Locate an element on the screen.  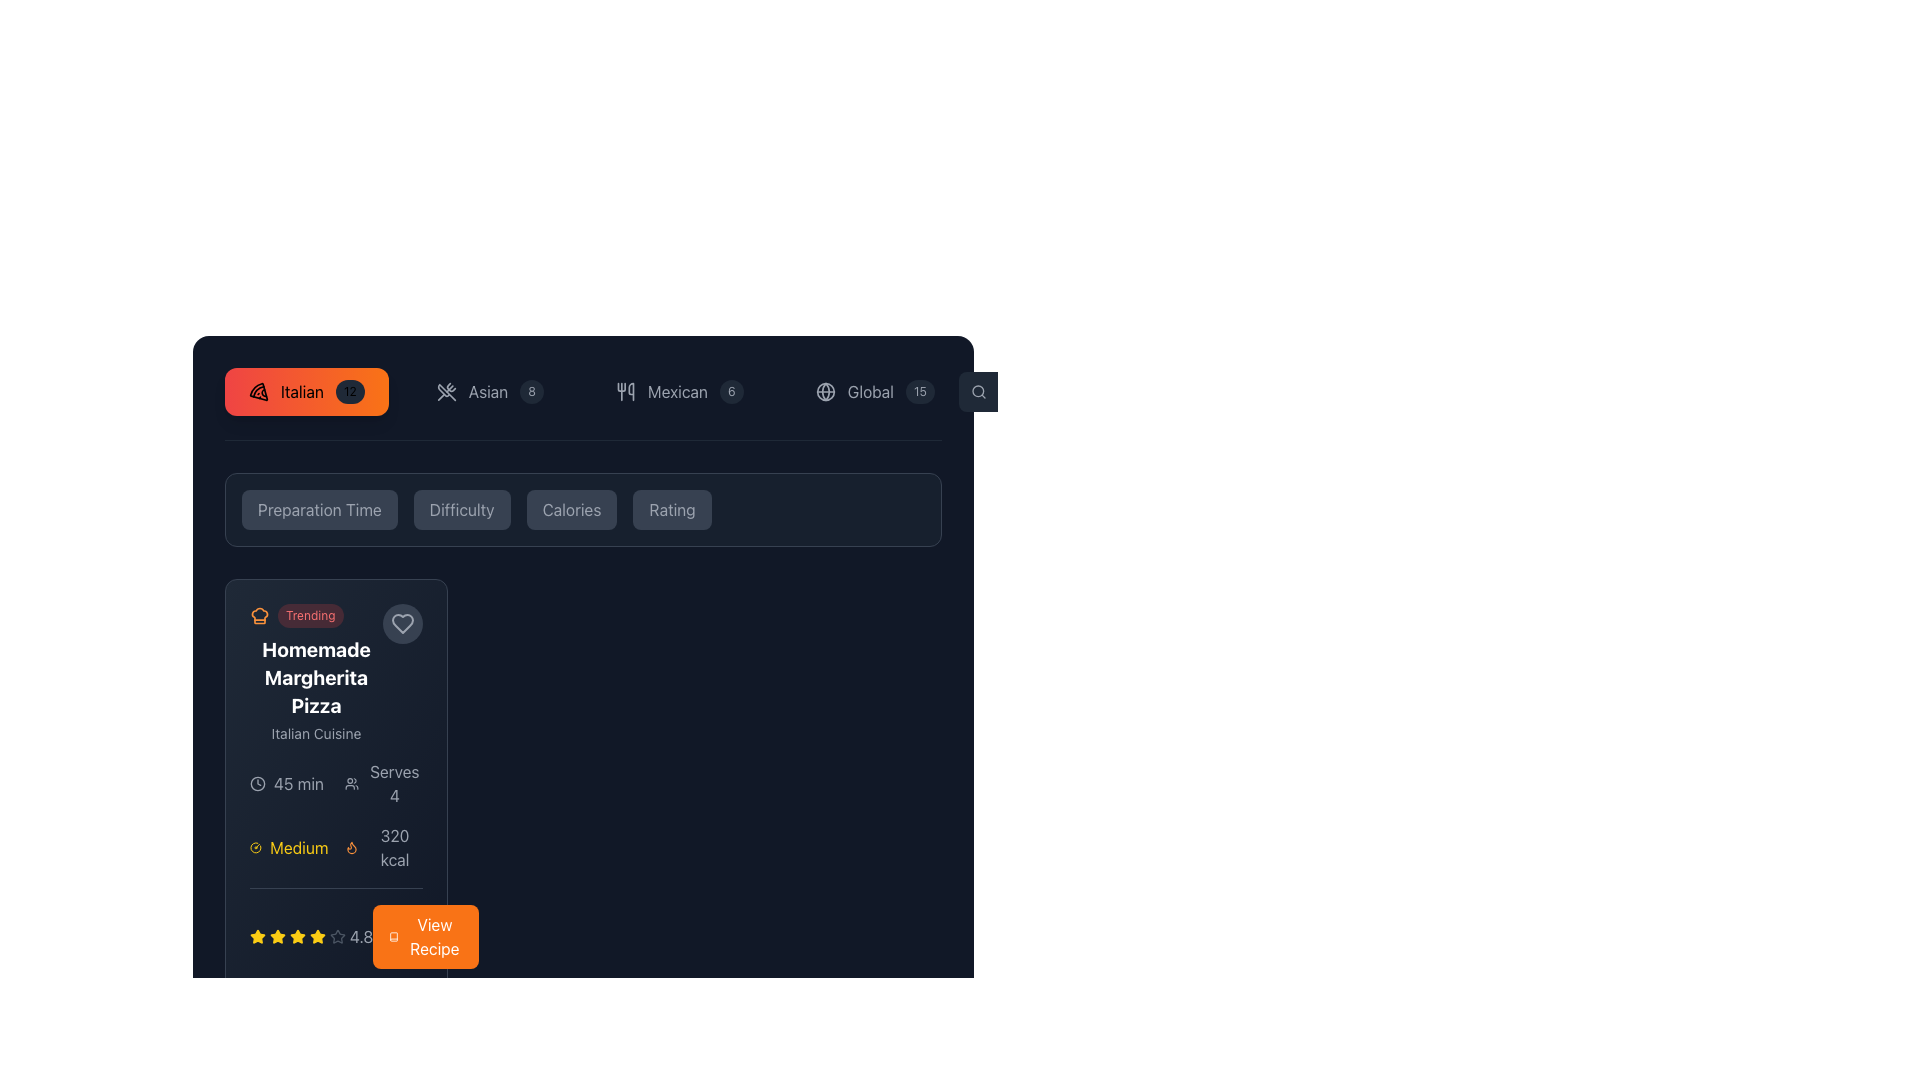
the numerical rating text element located to the right of the star icons in the rating section of the recipe card is located at coordinates (361, 937).